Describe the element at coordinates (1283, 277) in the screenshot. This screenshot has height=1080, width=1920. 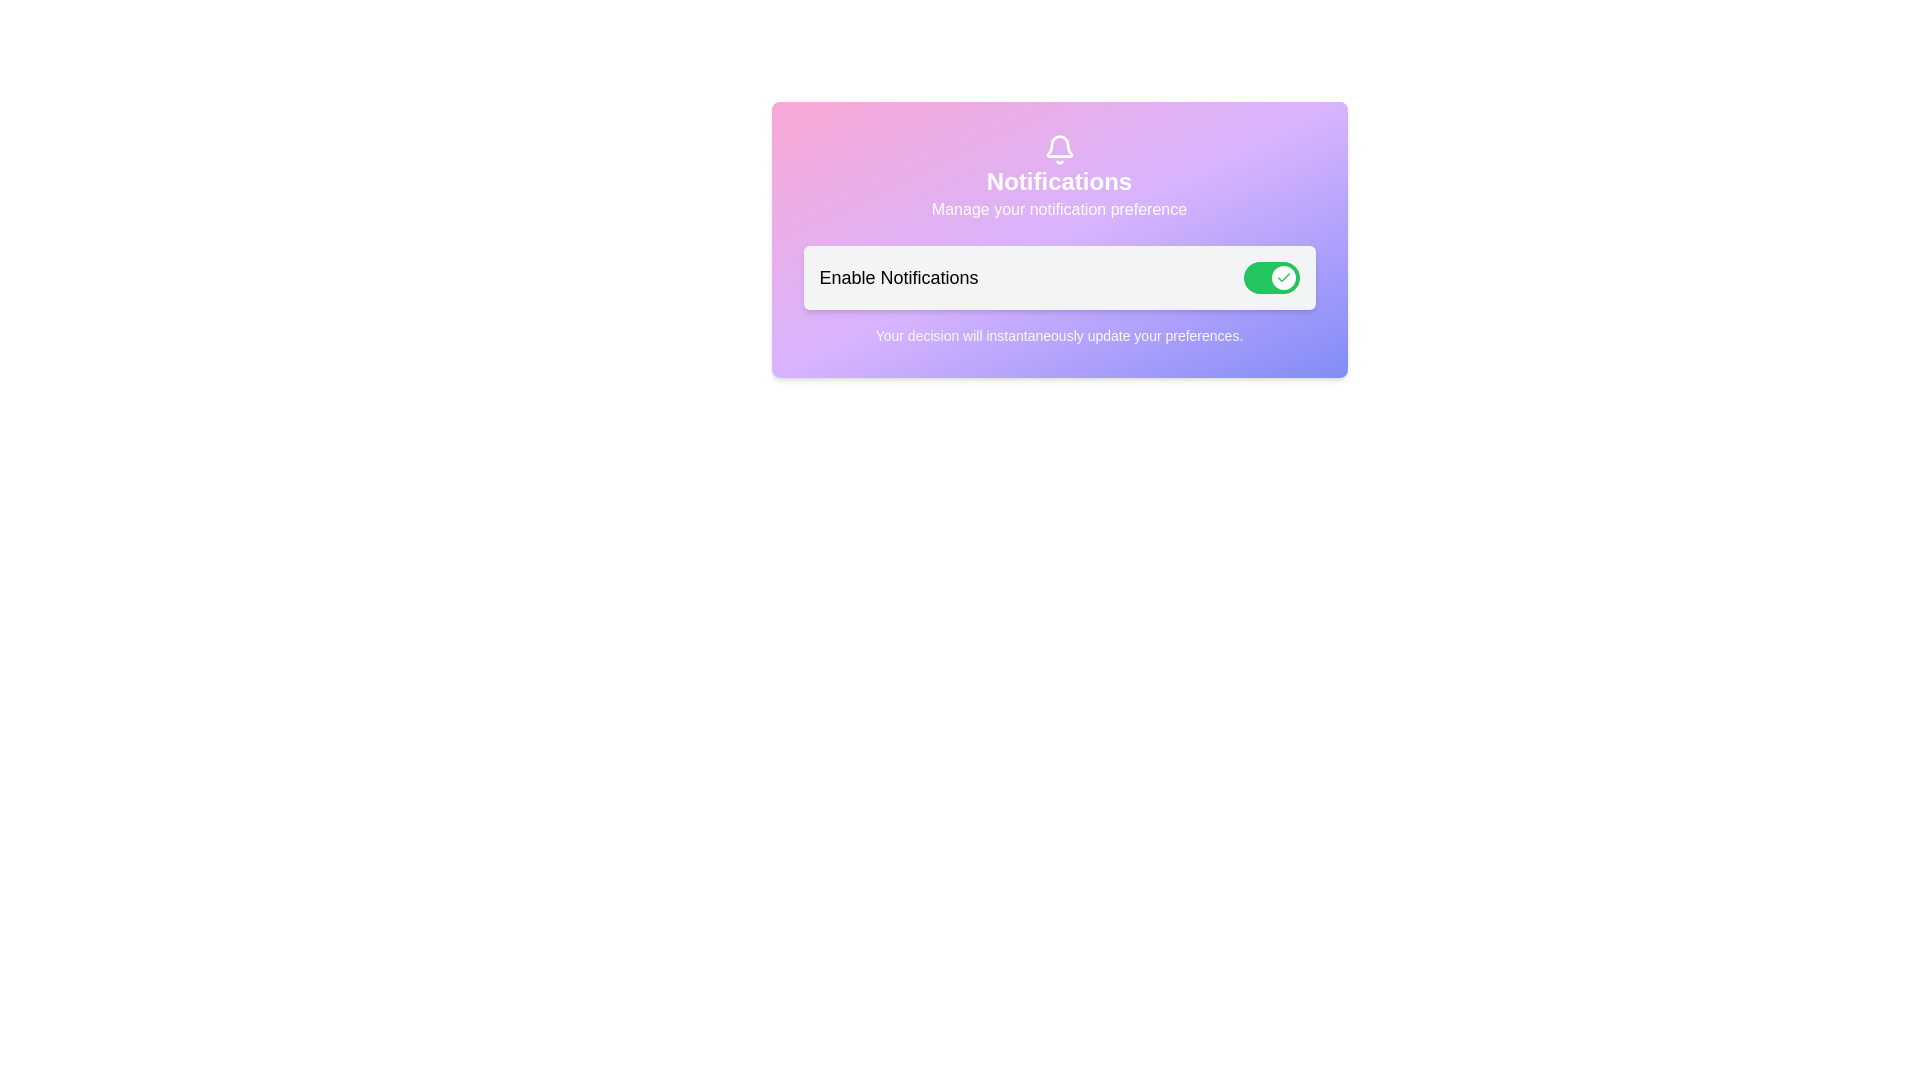
I see `the toggle switch handle with indicator on the far right side of the toggle switch` at that location.